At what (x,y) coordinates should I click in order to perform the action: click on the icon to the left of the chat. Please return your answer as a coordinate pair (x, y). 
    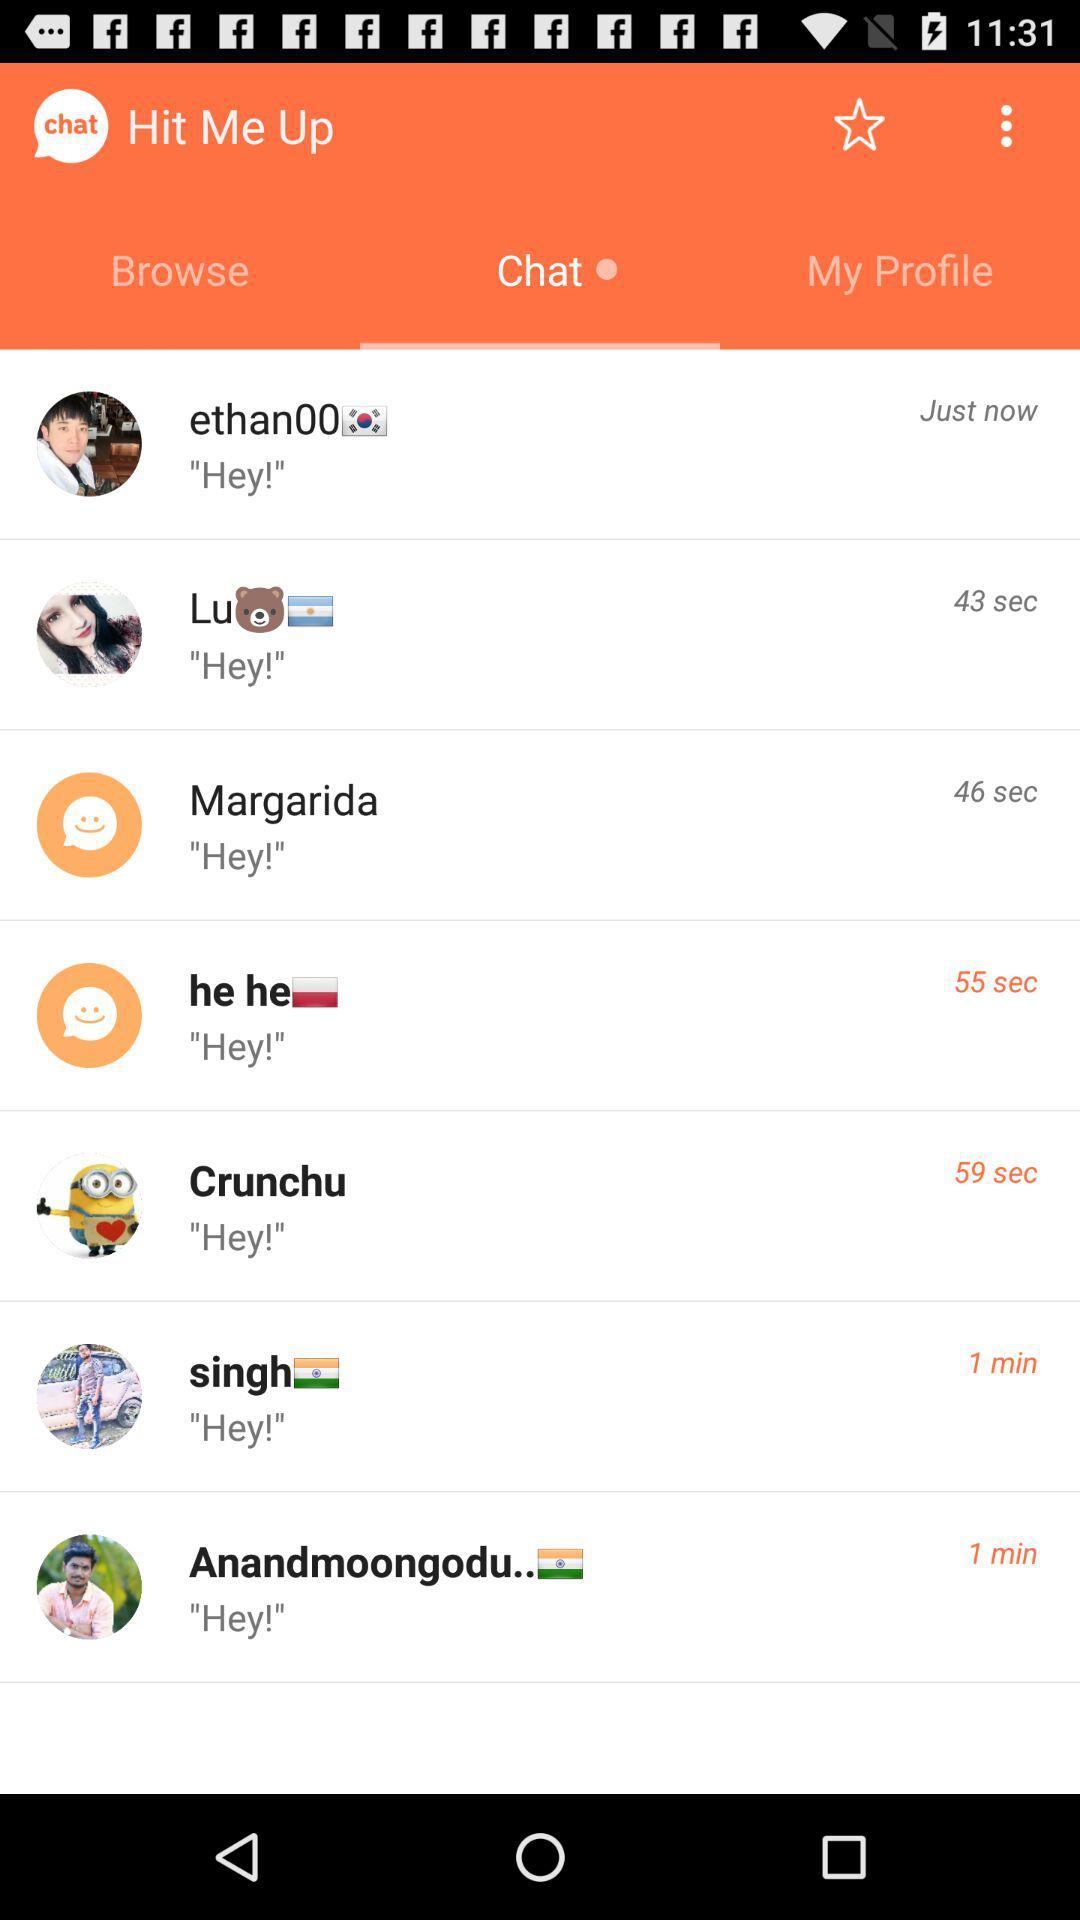
    Looking at the image, I should click on (180, 268).